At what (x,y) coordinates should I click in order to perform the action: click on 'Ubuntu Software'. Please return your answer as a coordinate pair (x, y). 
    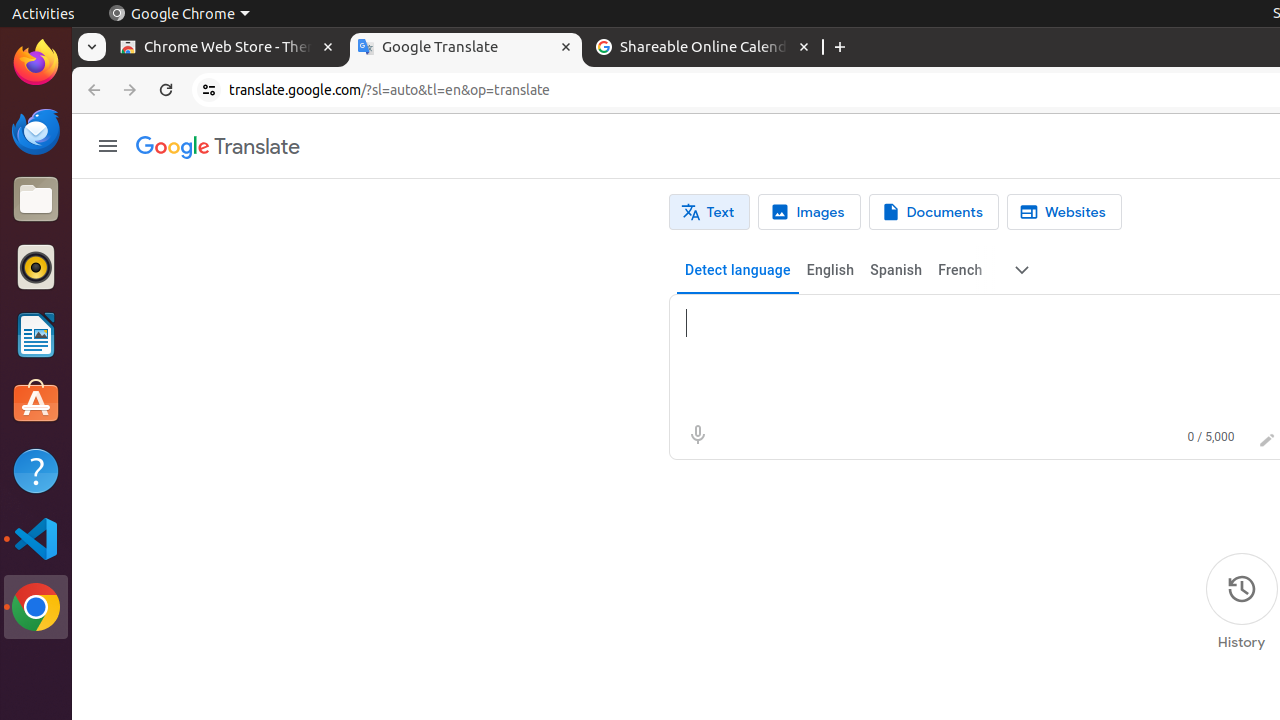
    Looking at the image, I should click on (35, 403).